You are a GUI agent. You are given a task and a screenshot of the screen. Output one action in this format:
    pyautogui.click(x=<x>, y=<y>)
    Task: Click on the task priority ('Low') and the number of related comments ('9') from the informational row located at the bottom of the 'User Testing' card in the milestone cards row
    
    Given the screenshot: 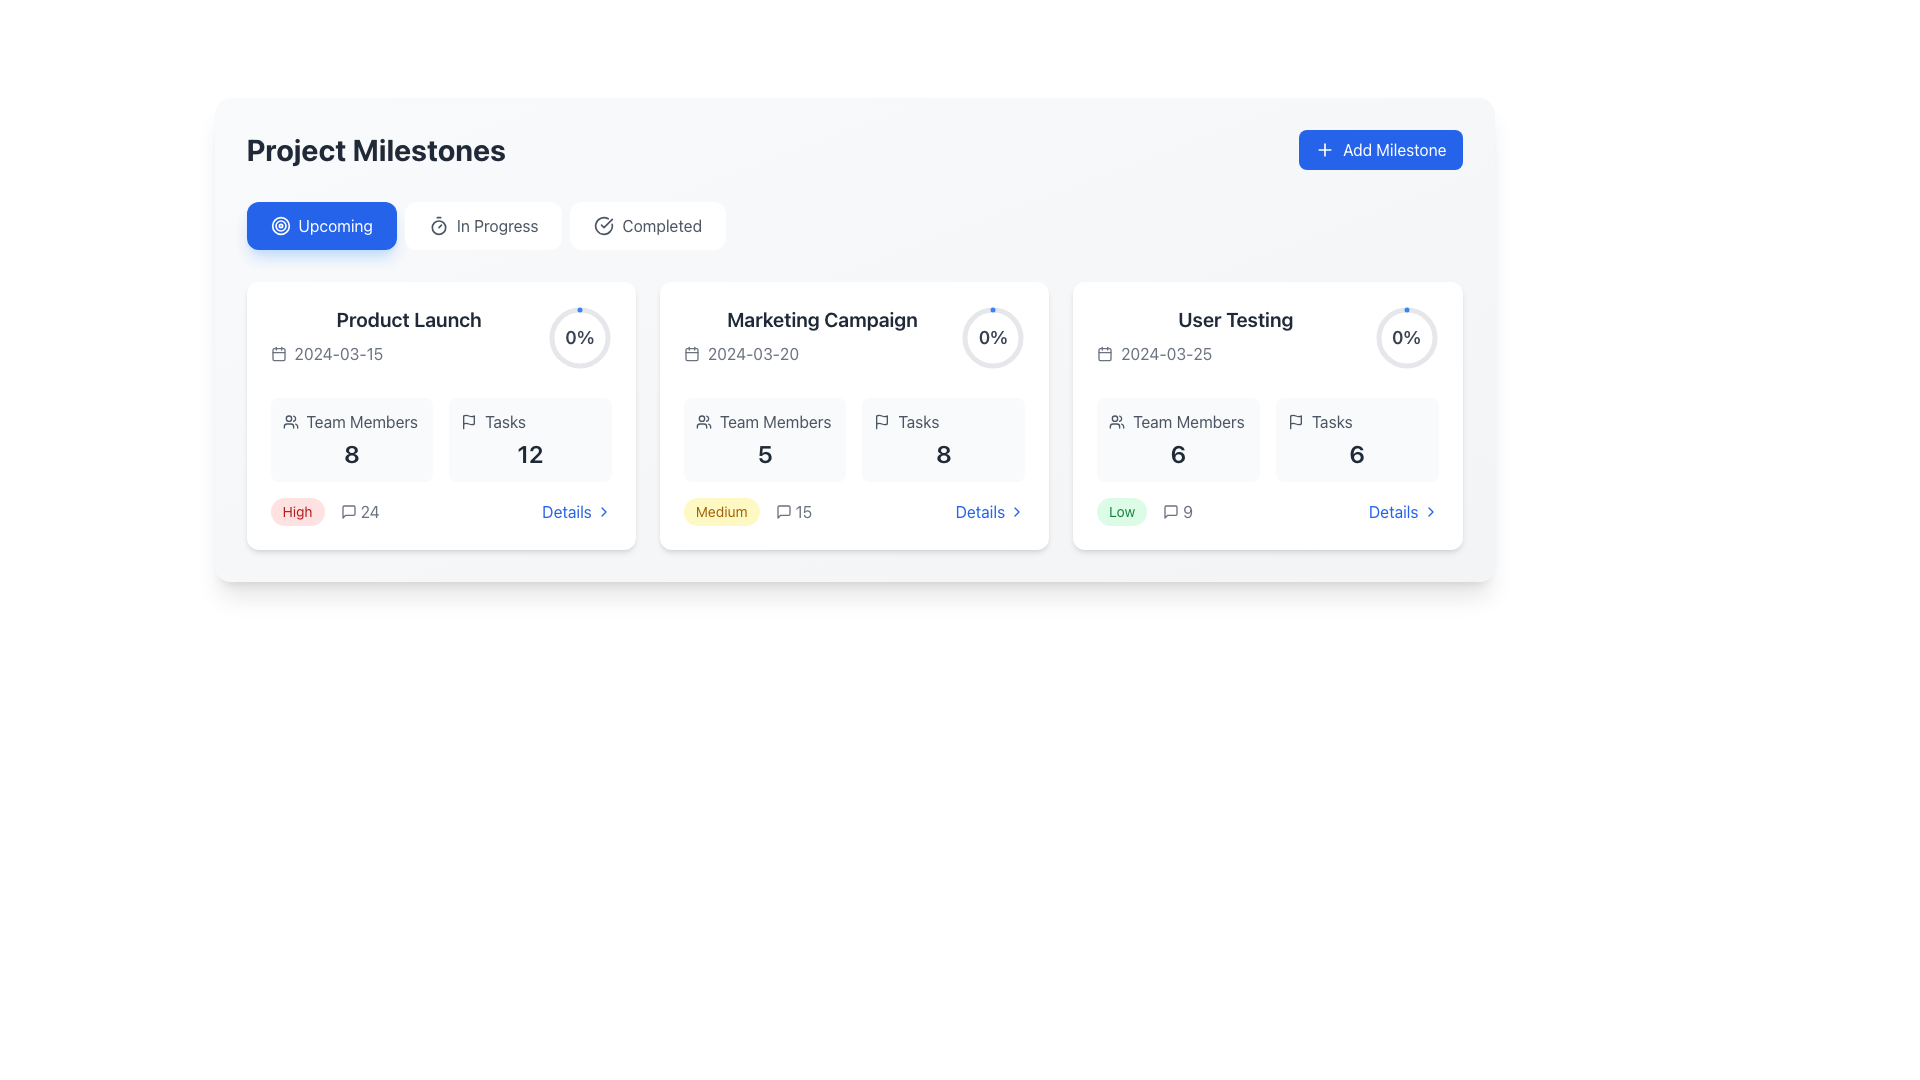 What is the action you would take?
    pyautogui.click(x=1266, y=511)
    